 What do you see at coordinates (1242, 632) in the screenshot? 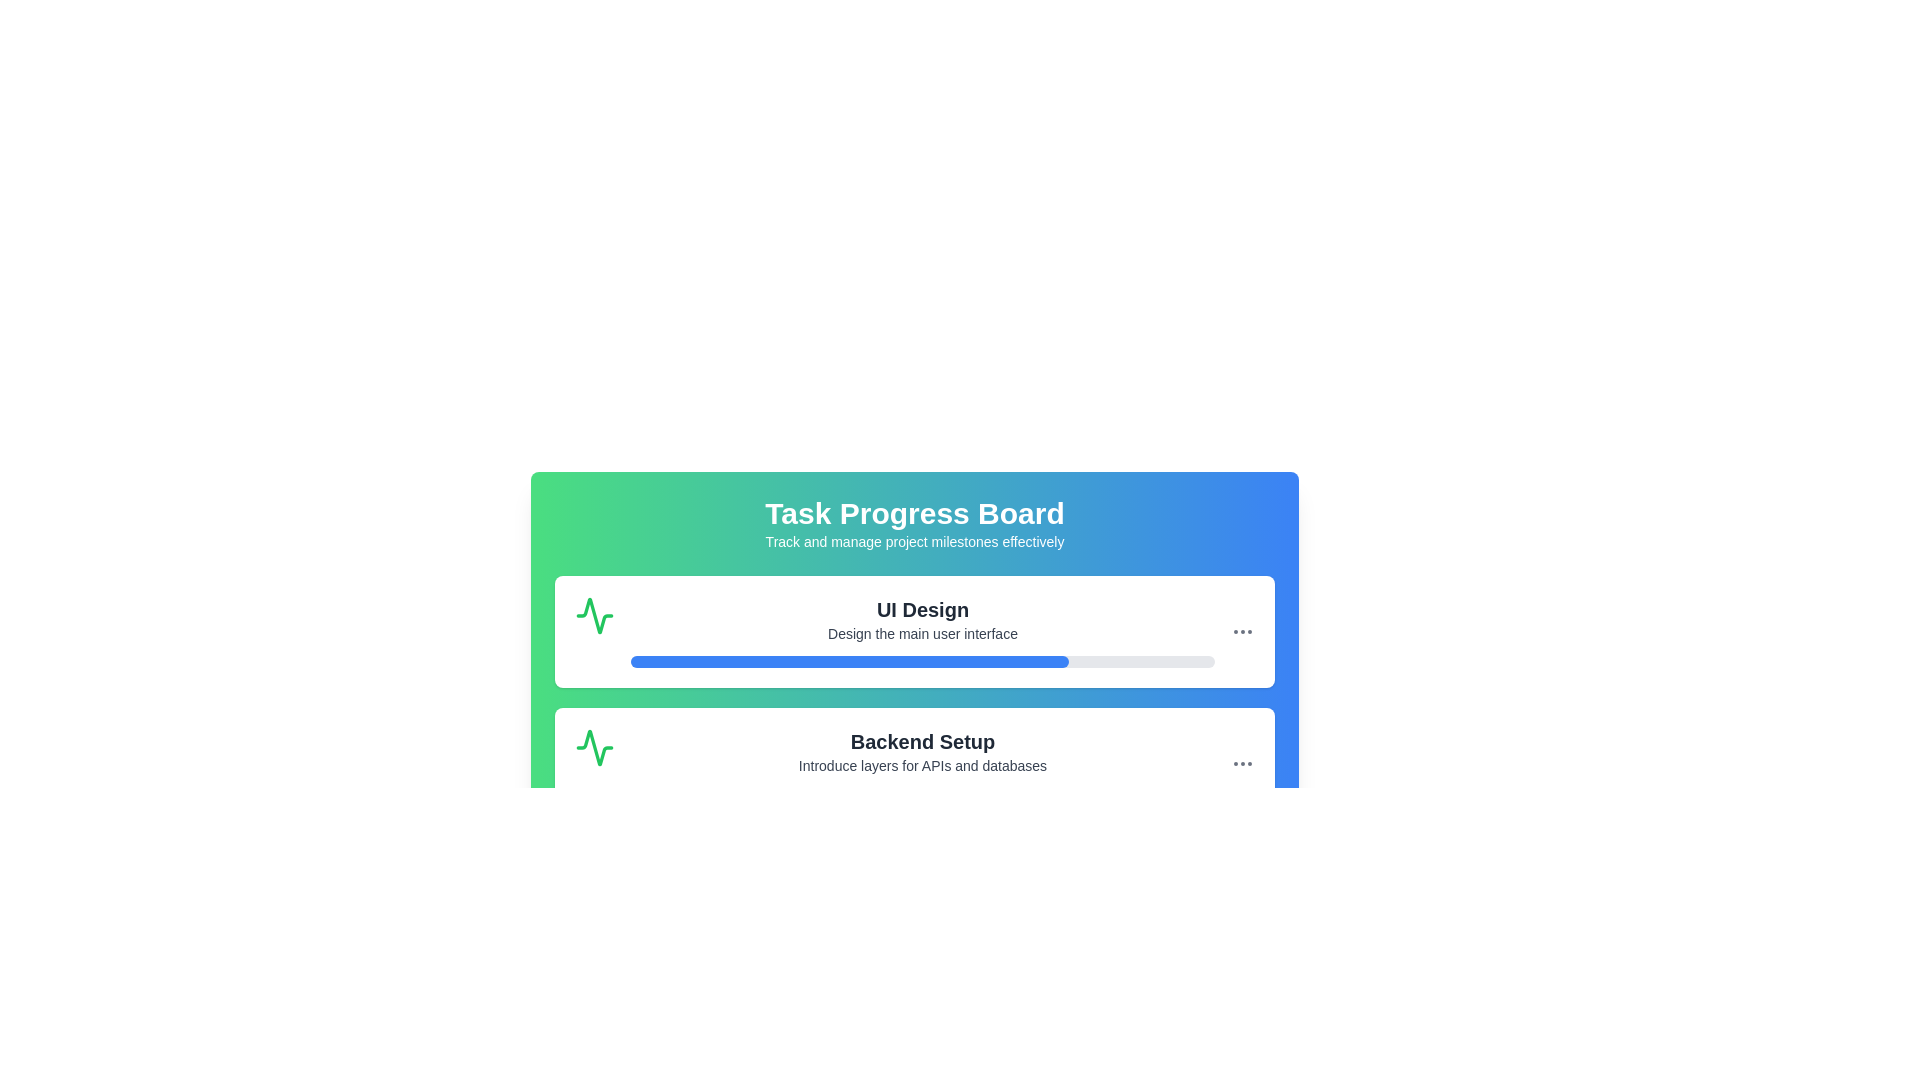
I see `the three dots menu button located at the rightmost side of the 'UI Design' card on the 'Task Progress Board' interface` at bounding box center [1242, 632].